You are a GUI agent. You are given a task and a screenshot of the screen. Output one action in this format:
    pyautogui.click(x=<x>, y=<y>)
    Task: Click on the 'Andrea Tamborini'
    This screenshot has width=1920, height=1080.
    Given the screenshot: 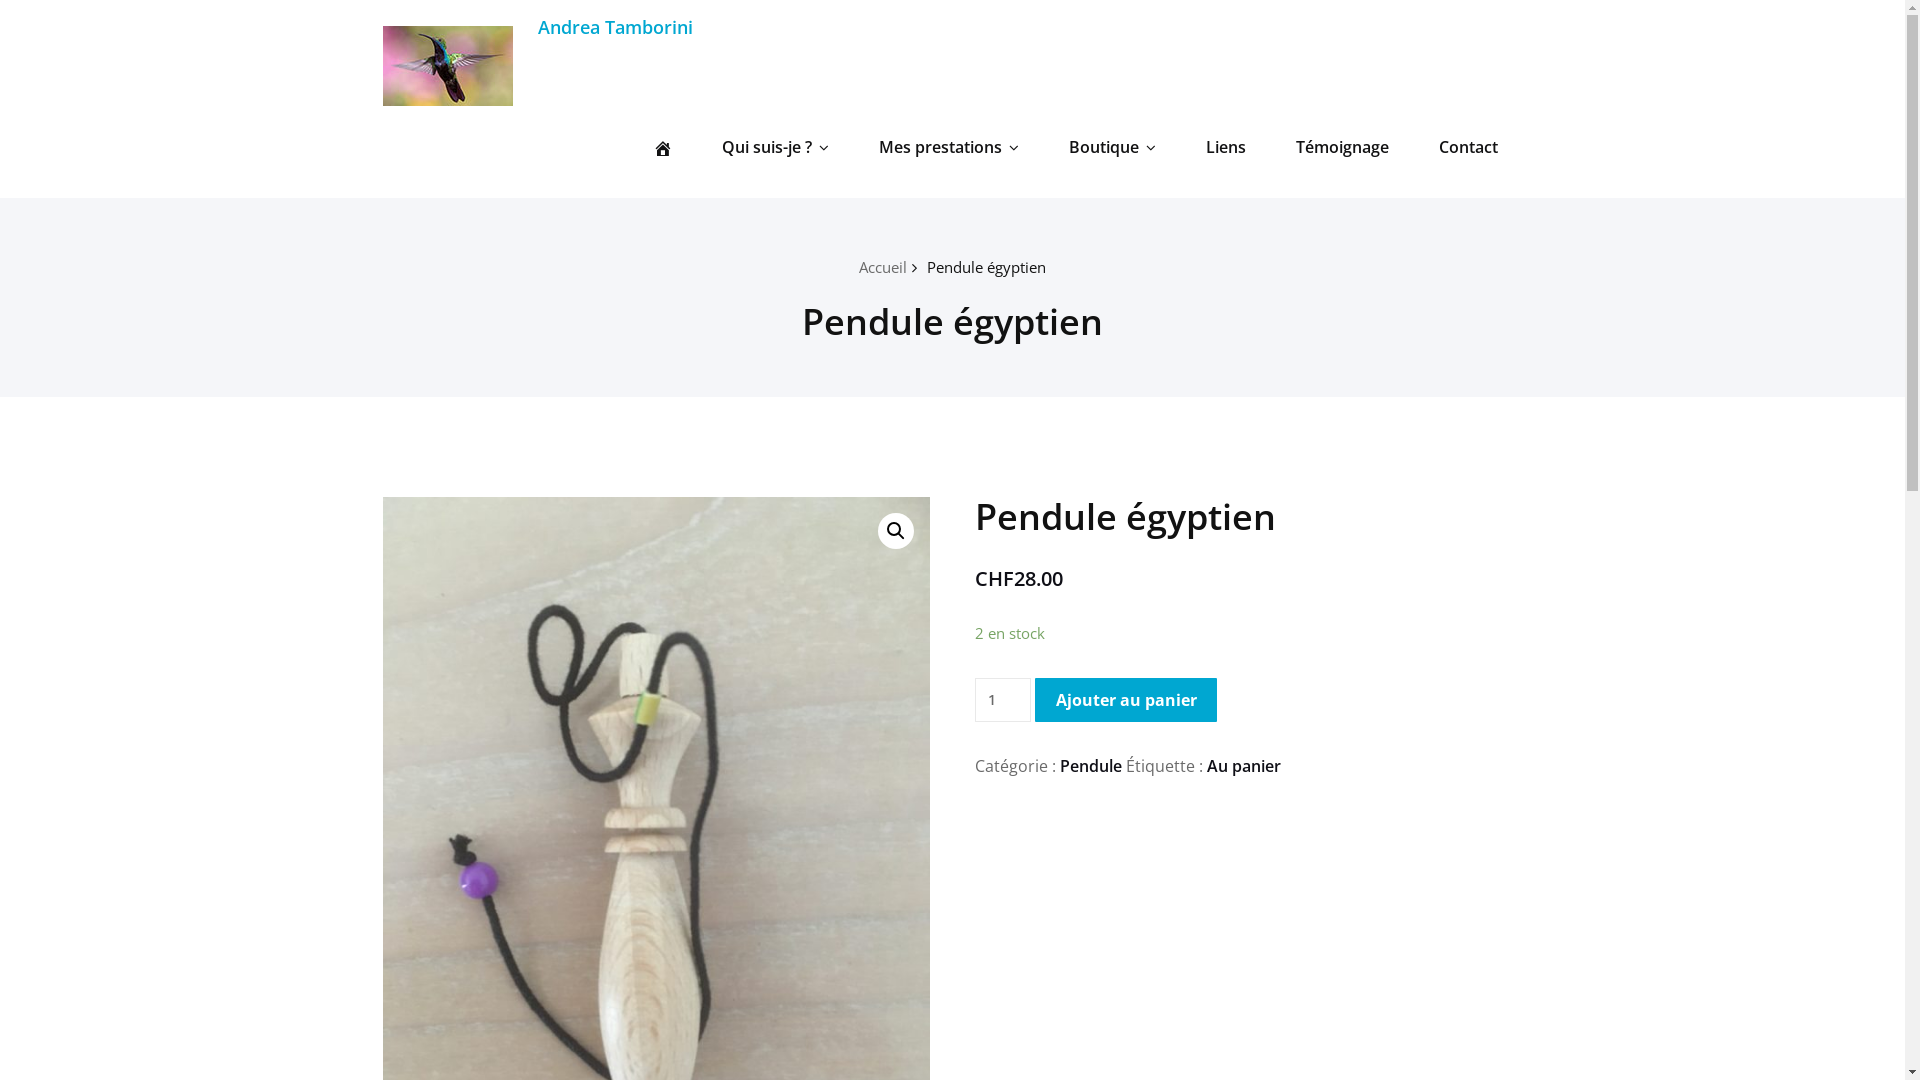 What is the action you would take?
    pyautogui.click(x=614, y=27)
    